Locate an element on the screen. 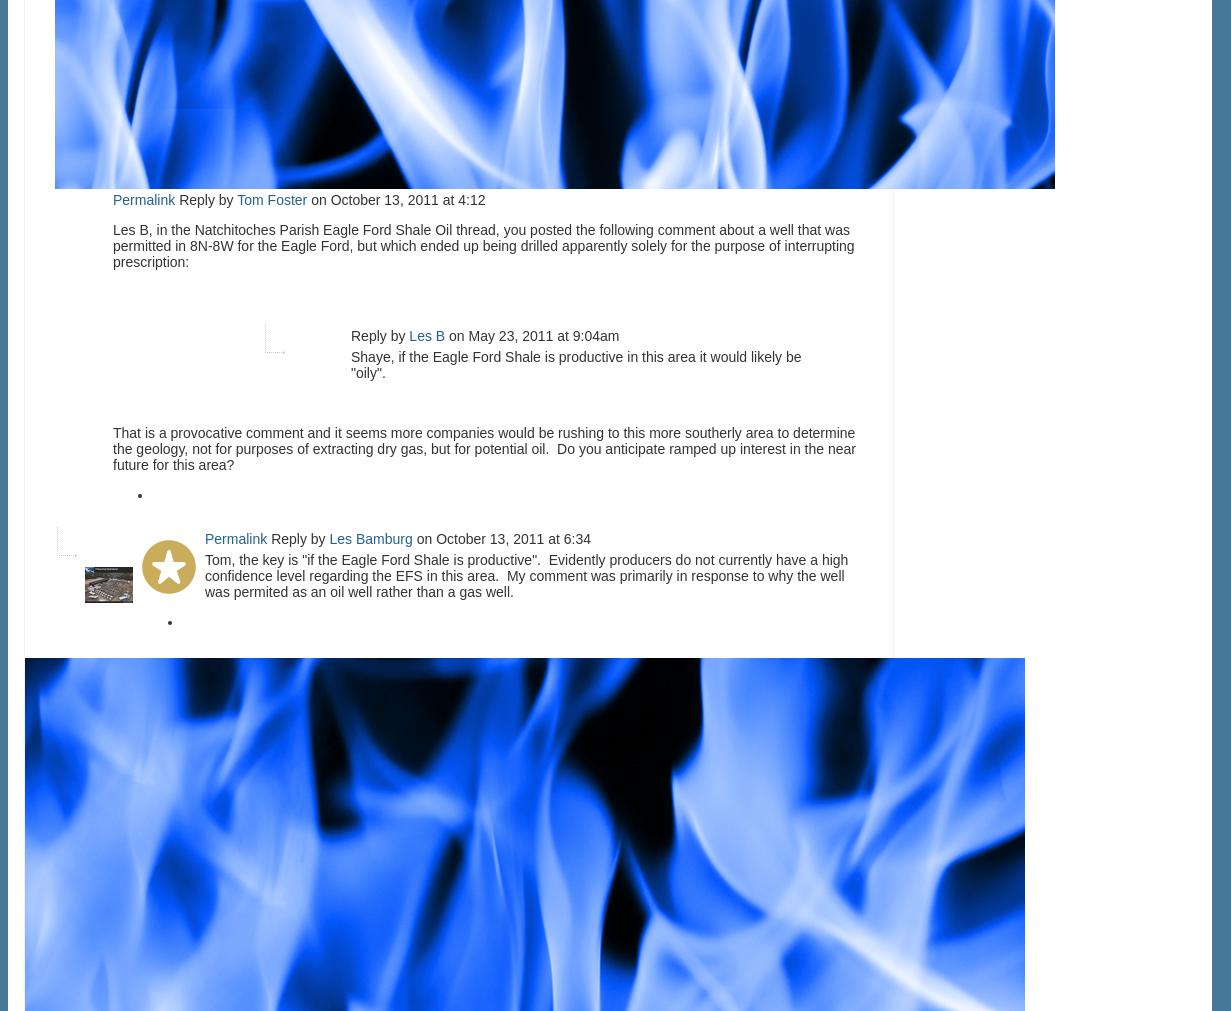 The height and width of the screenshot is (1011, 1231). 'Les Bamburg' is located at coordinates (370, 538).